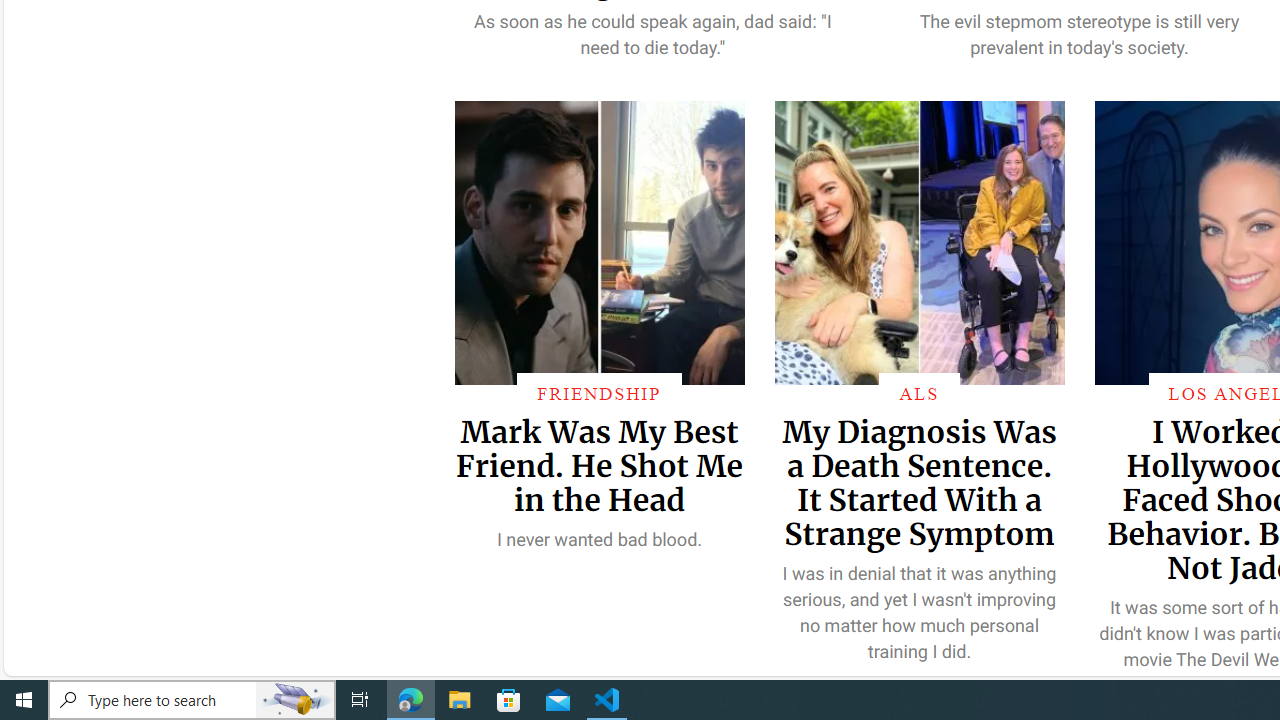 This screenshot has height=720, width=1280. Describe the element at coordinates (606, 698) in the screenshot. I see `'Visual Studio Code - 1 running window'` at that location.